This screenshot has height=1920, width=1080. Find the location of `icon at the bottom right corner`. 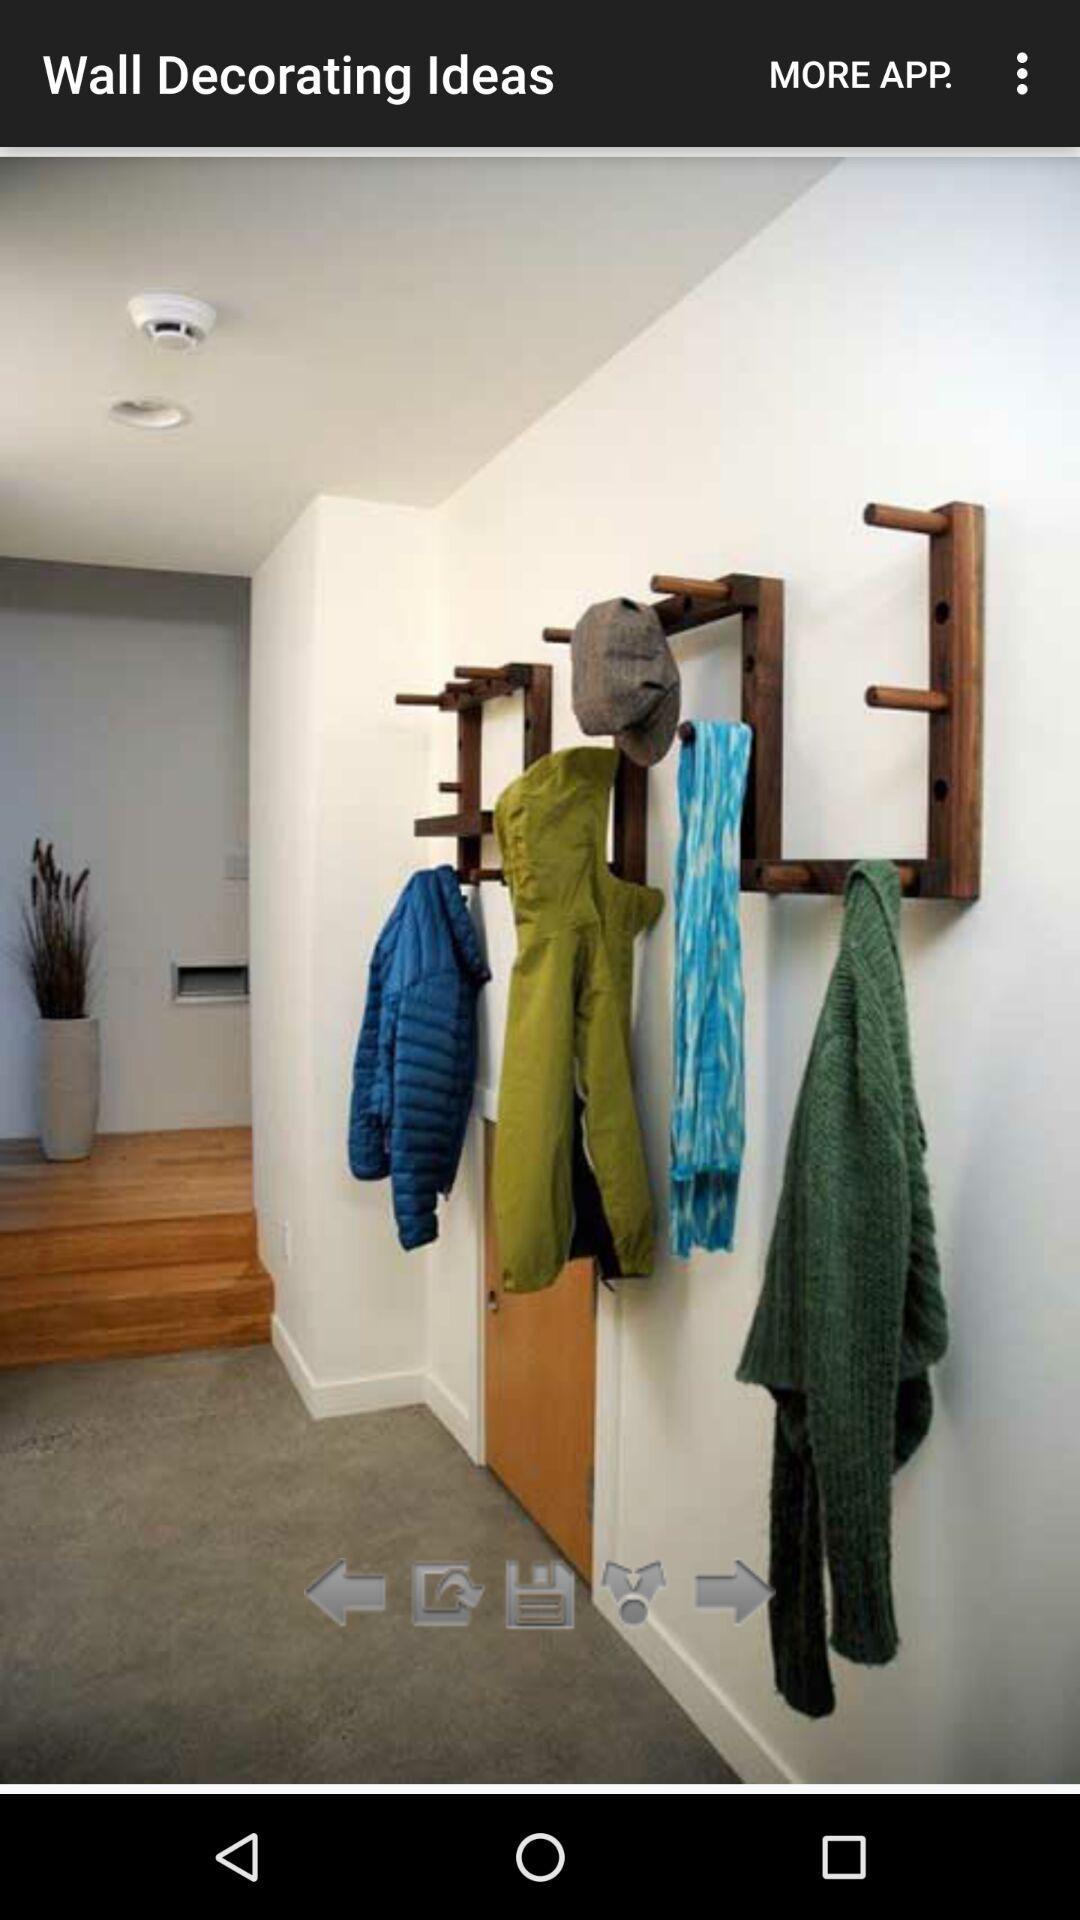

icon at the bottom right corner is located at coordinates (729, 1593).